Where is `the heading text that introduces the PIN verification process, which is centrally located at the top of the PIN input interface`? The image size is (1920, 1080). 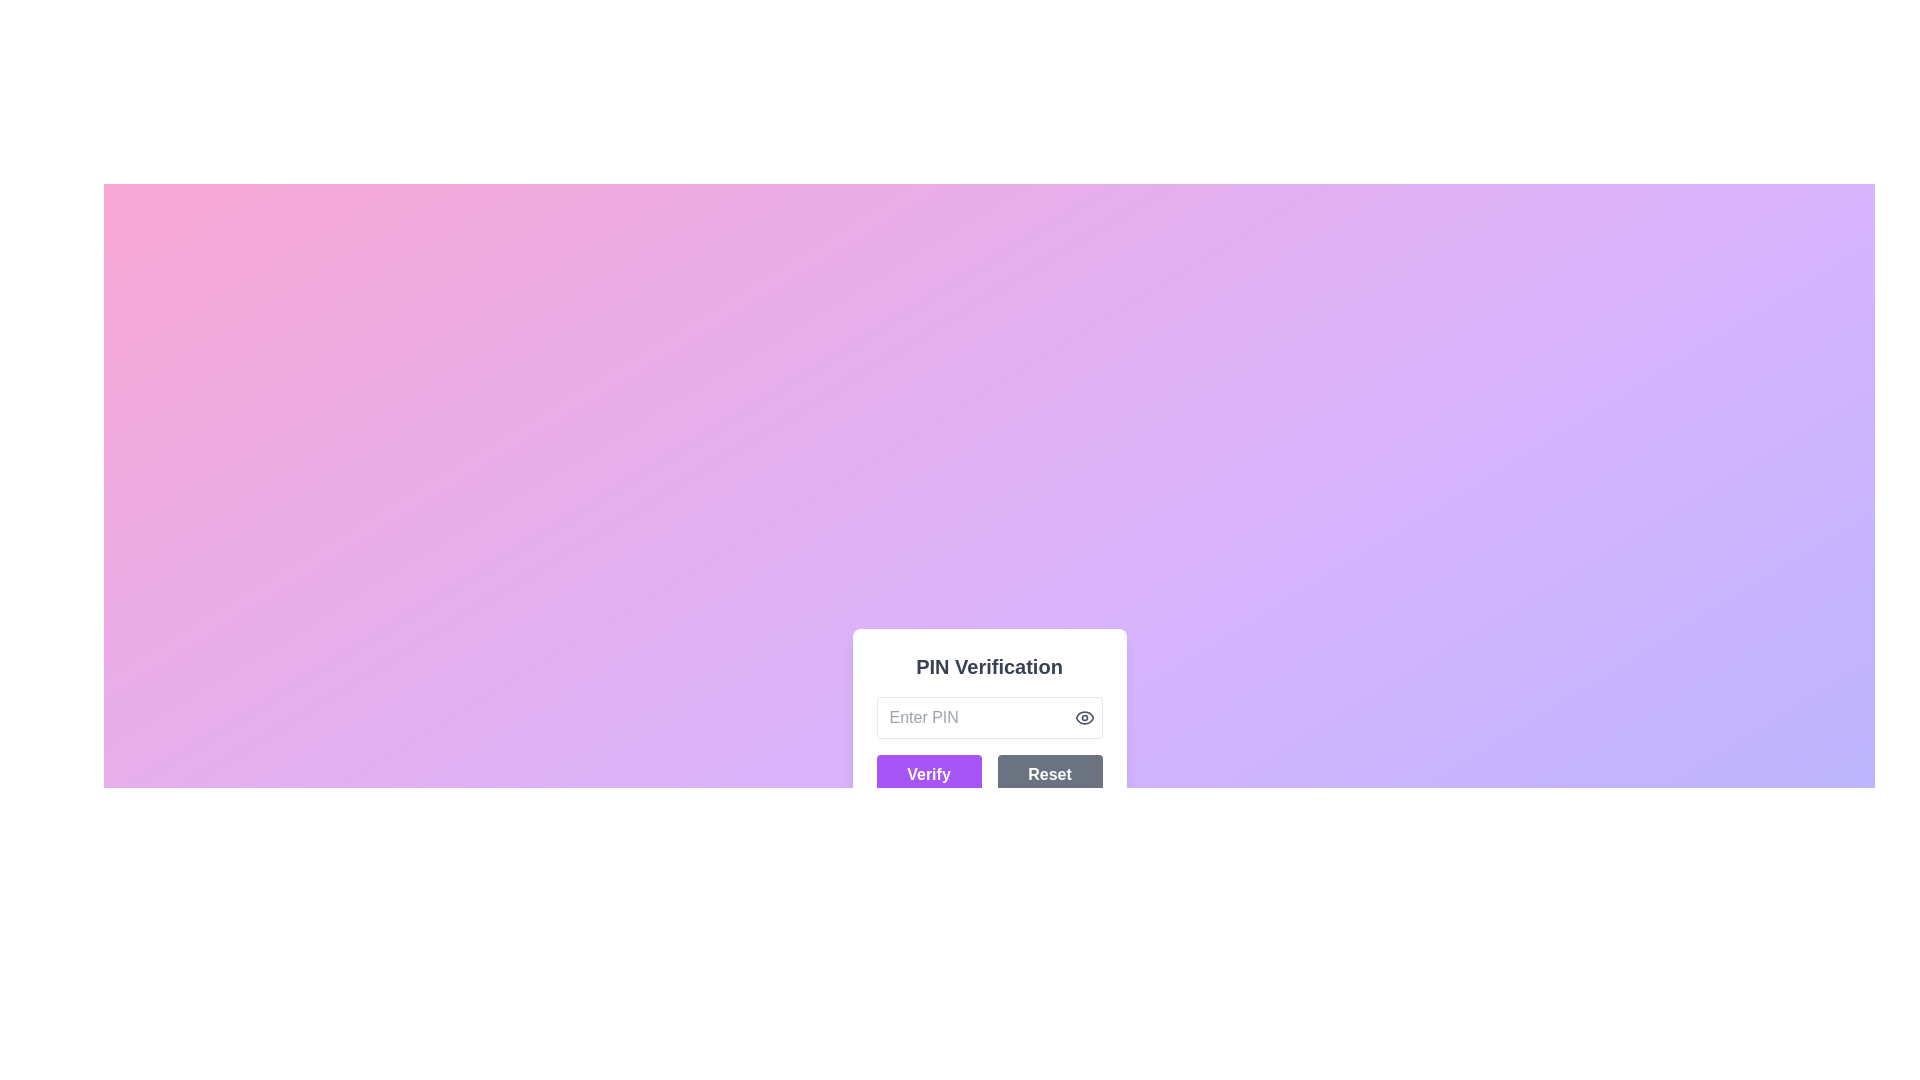
the heading text that introduces the PIN verification process, which is centrally located at the top of the PIN input interface is located at coordinates (989, 667).